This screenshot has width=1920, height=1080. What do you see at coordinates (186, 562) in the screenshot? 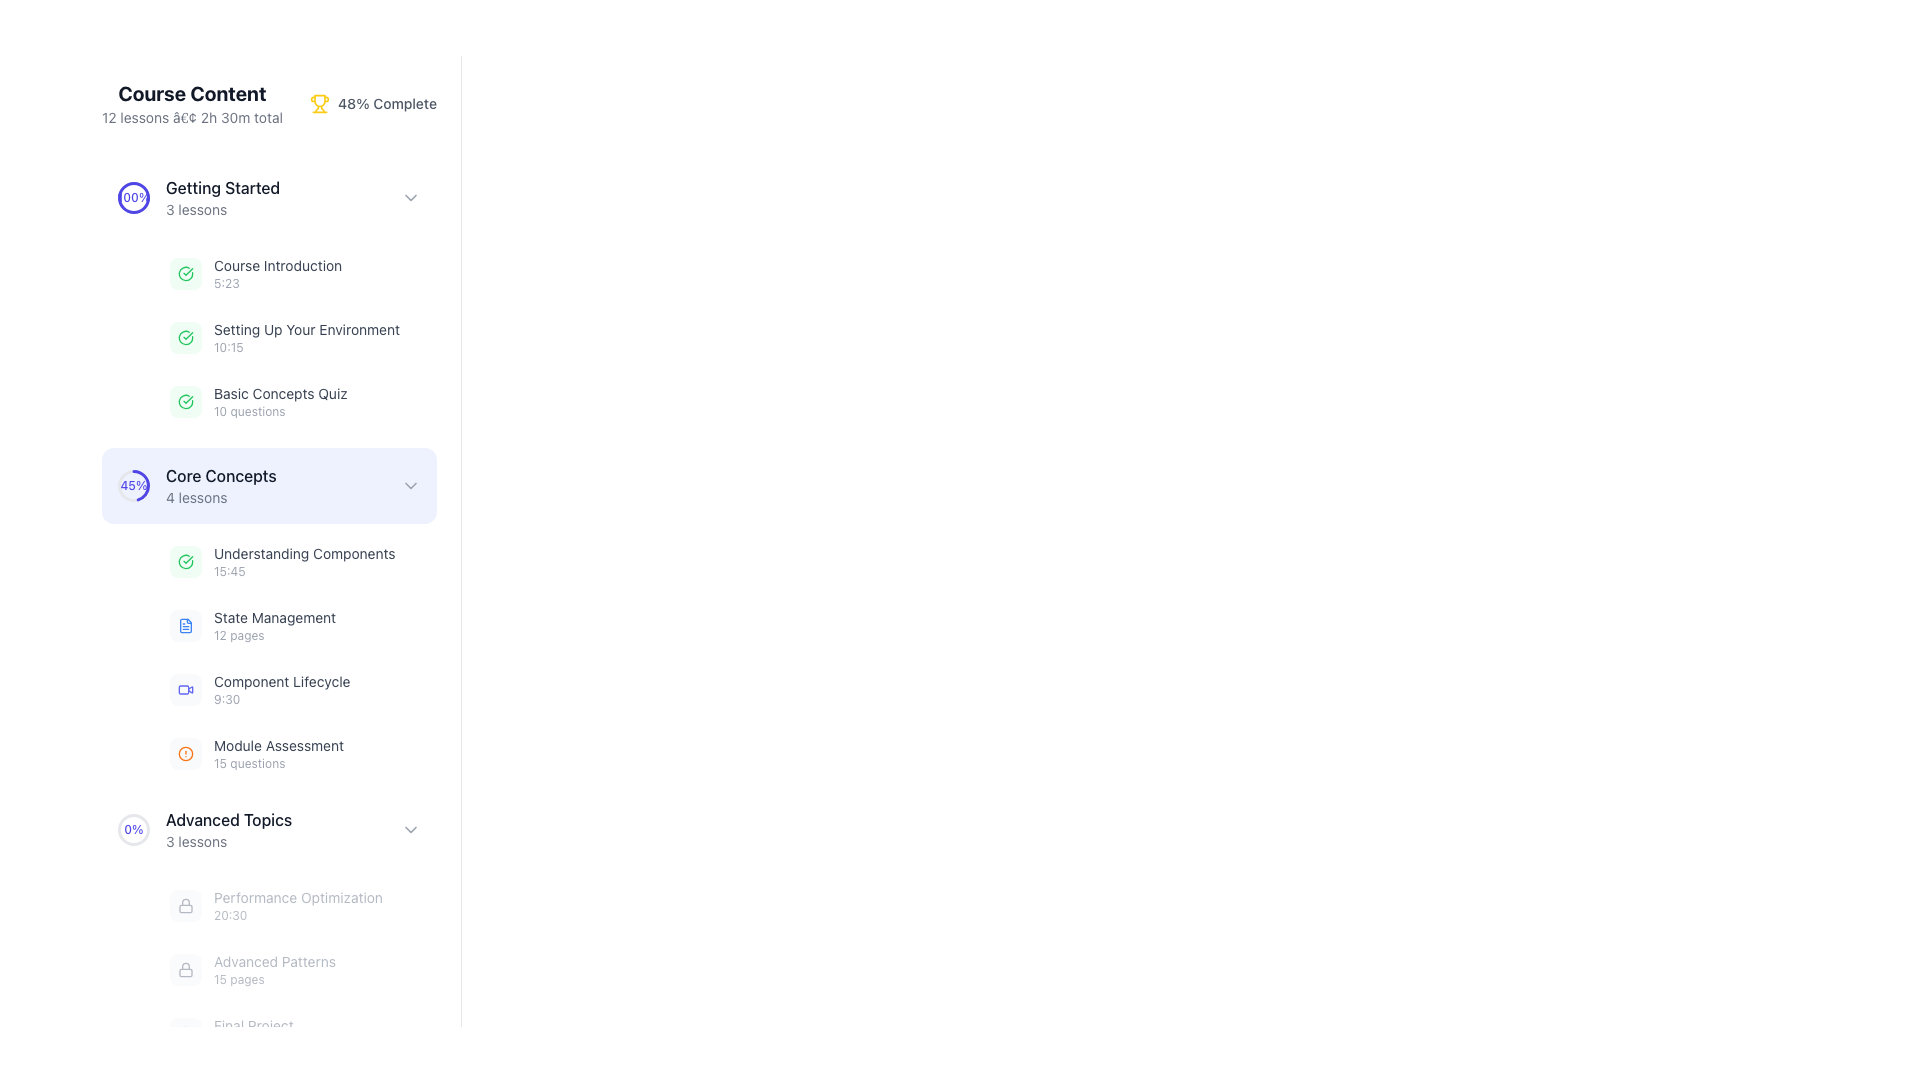
I see `the status indicator icon for the lesson item labeled 'Understanding Components' in the 'Core Concepts' section by moving the cursor to its position` at bounding box center [186, 562].